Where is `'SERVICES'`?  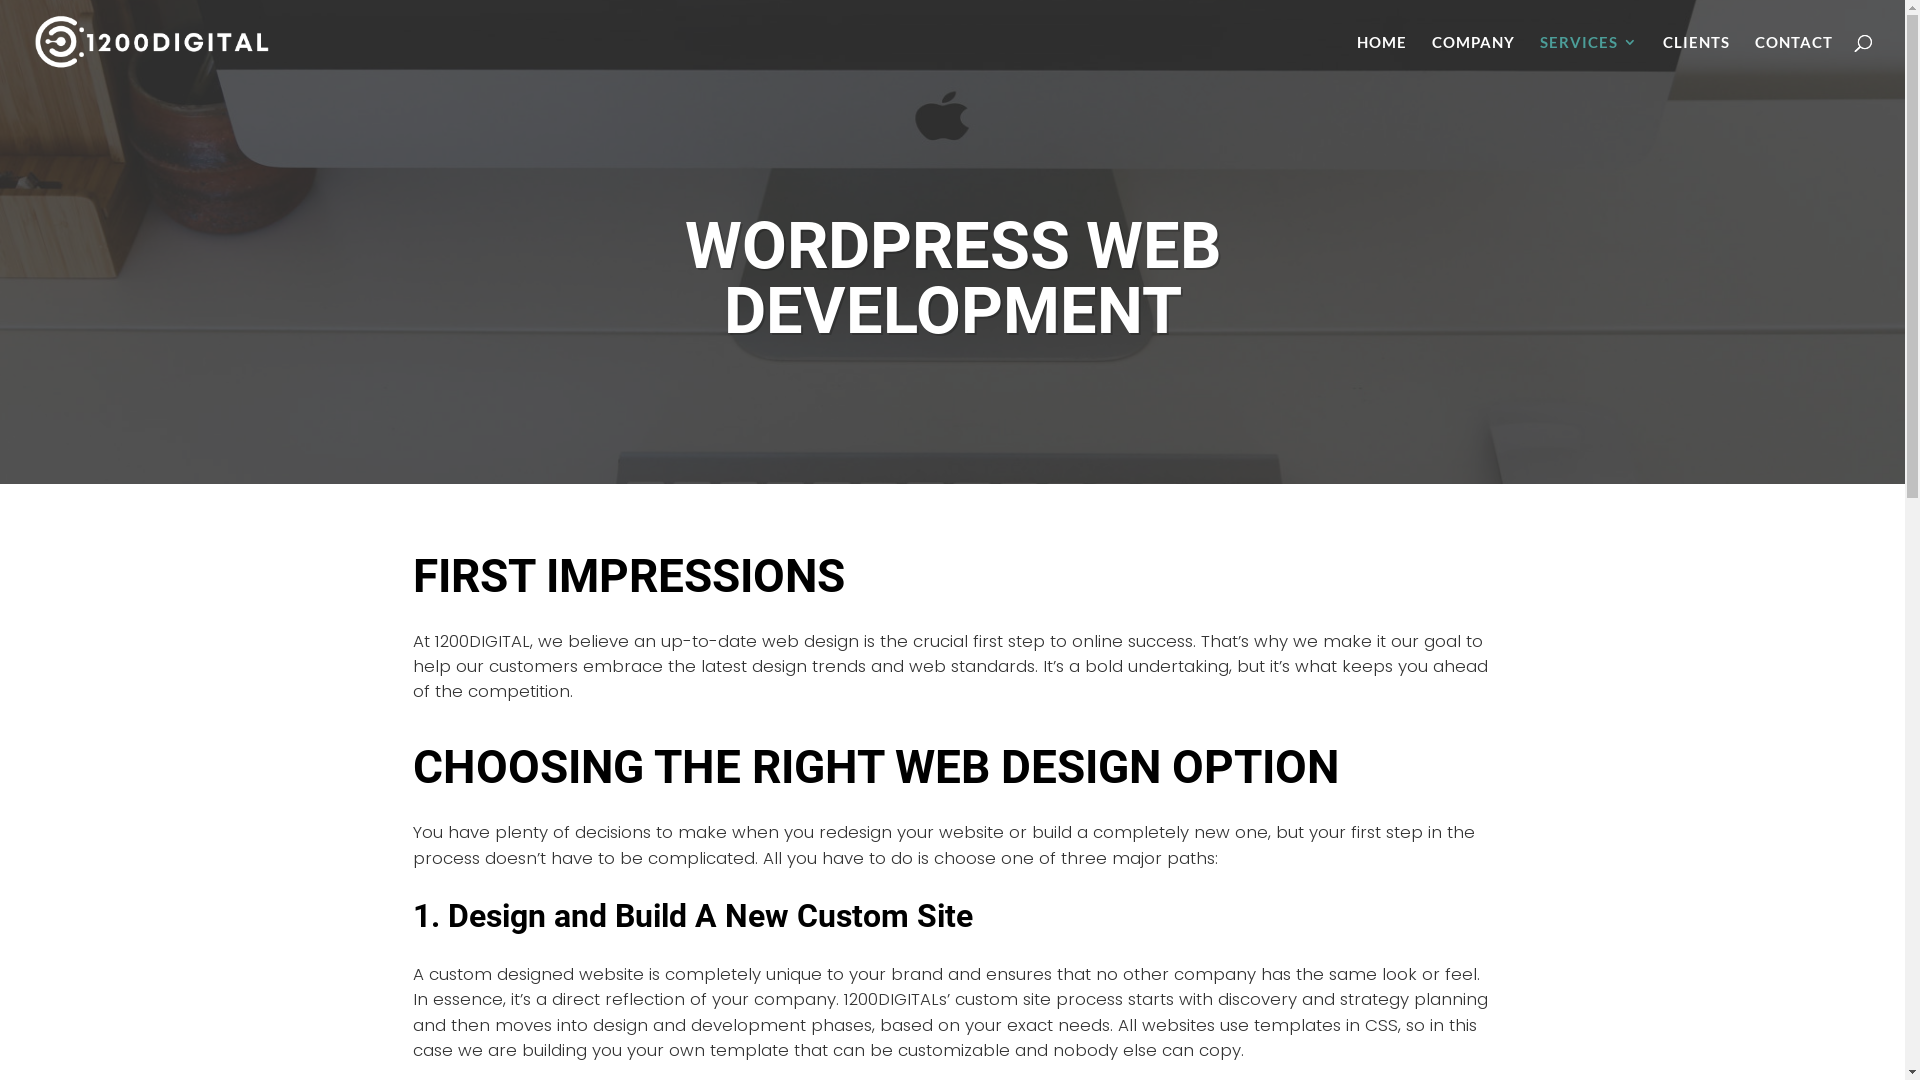
'SERVICES' is located at coordinates (1587, 58).